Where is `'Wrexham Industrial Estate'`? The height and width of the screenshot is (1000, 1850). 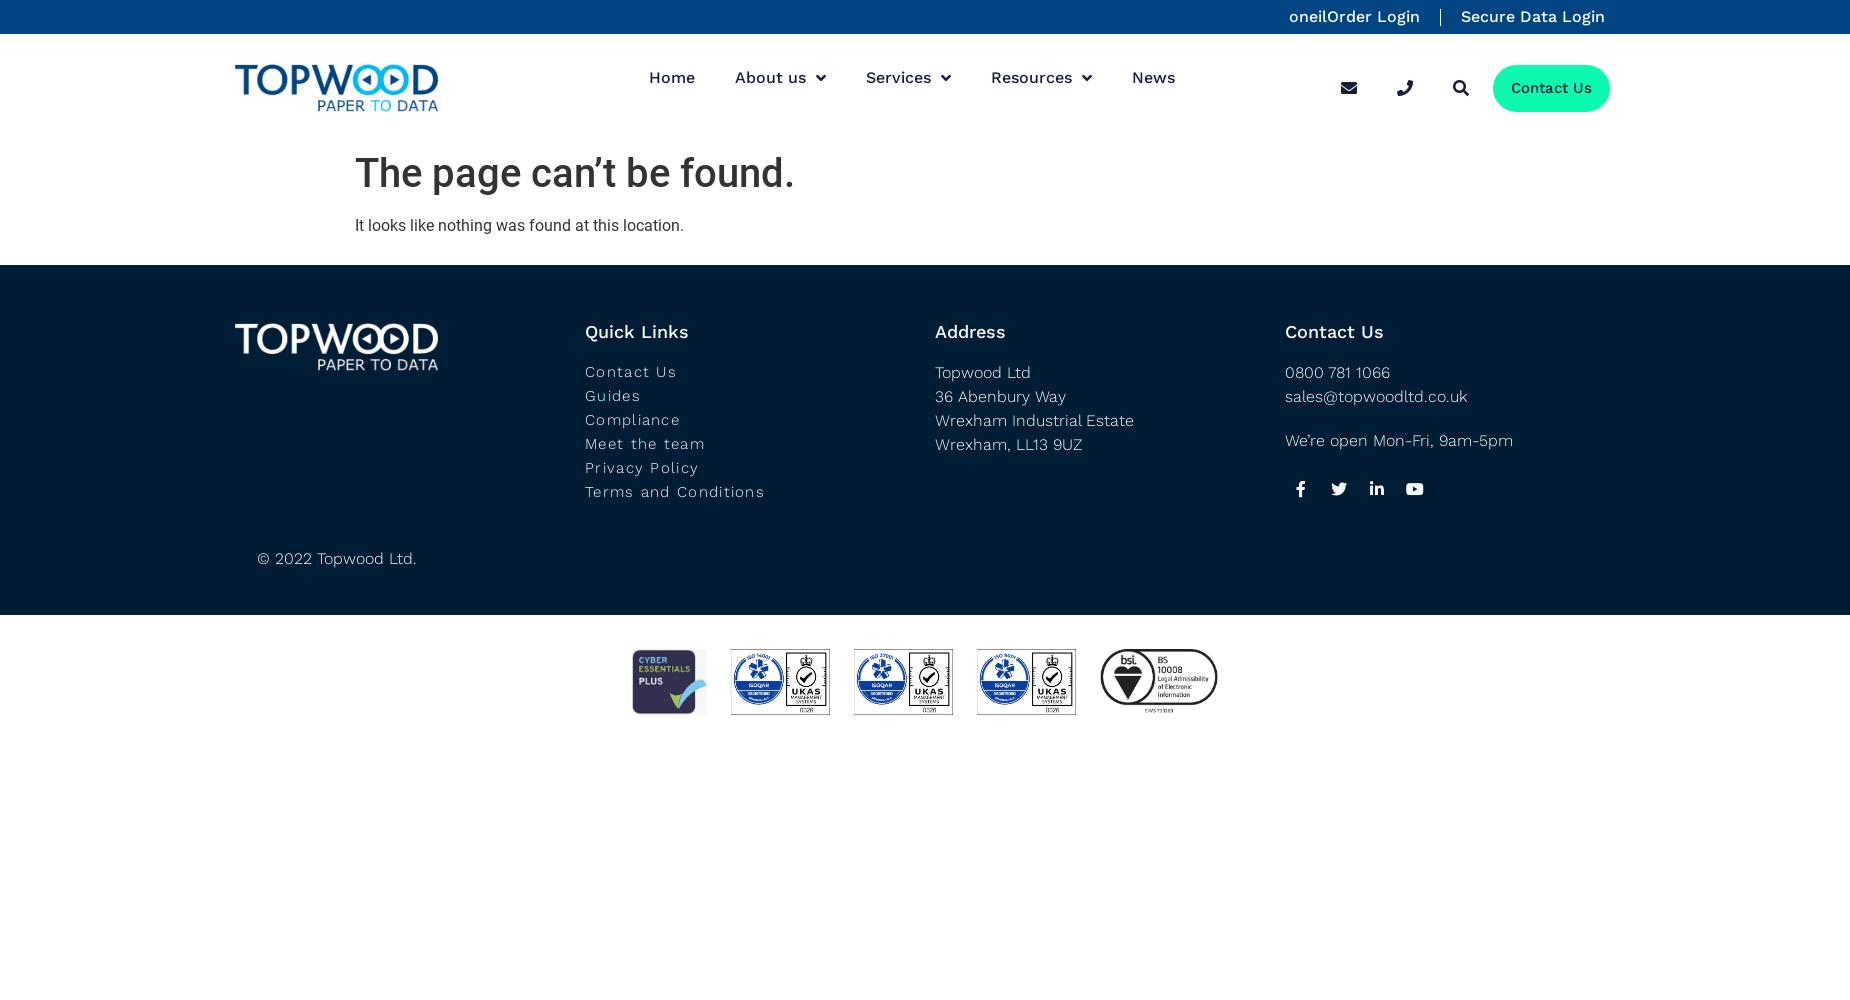 'Wrexham Industrial Estate' is located at coordinates (1033, 419).